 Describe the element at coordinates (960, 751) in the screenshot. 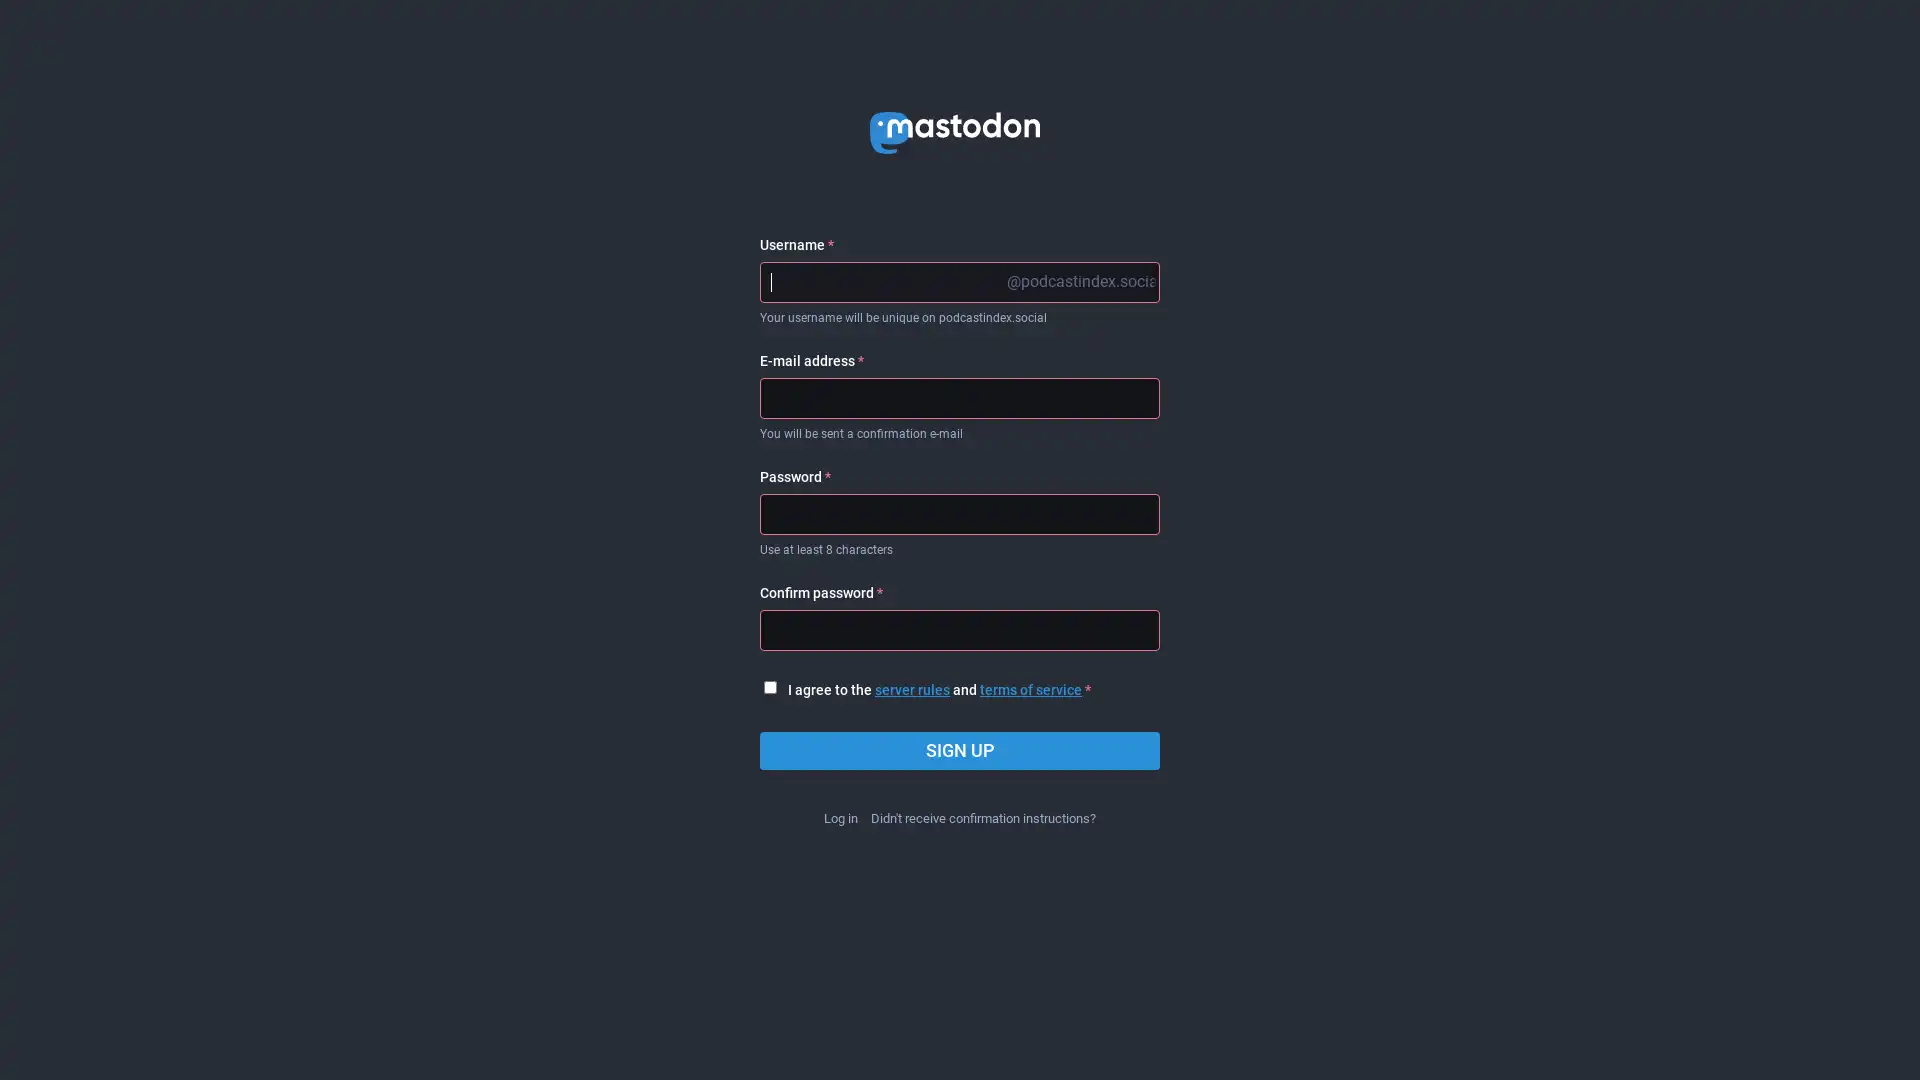

I see `SIGN UP` at that location.